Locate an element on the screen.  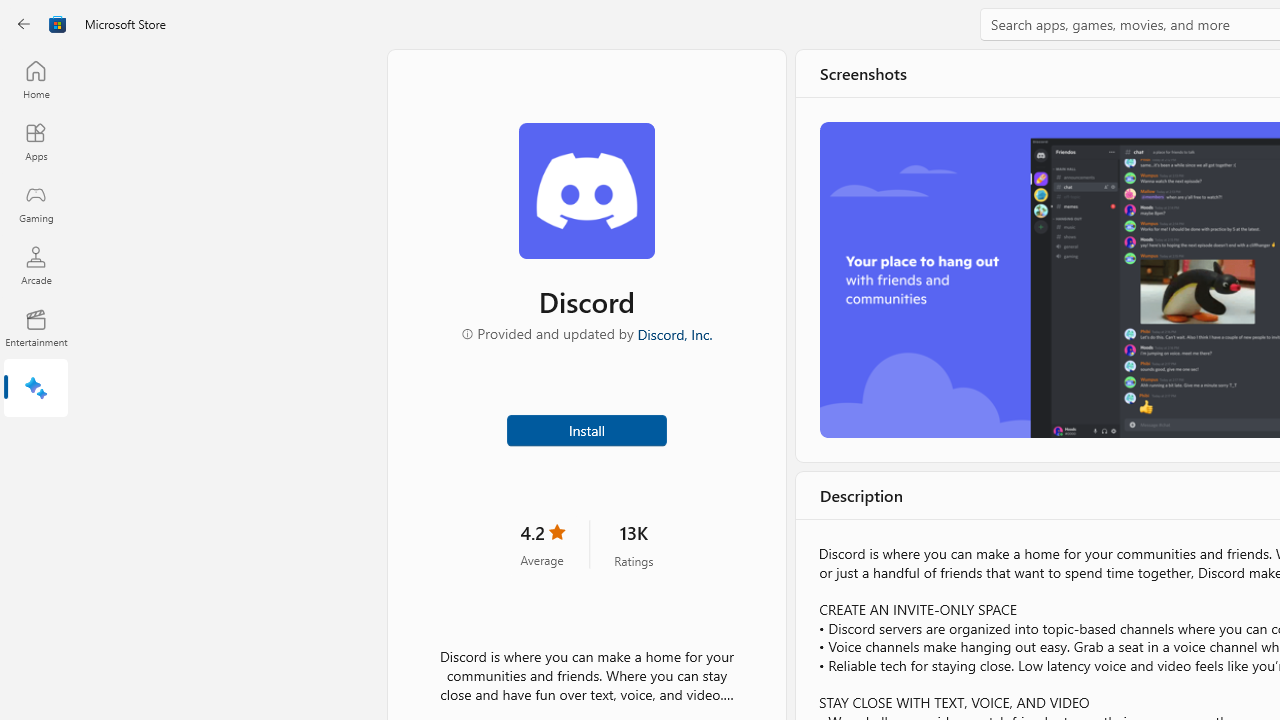
'Gaming' is located at coordinates (35, 203).